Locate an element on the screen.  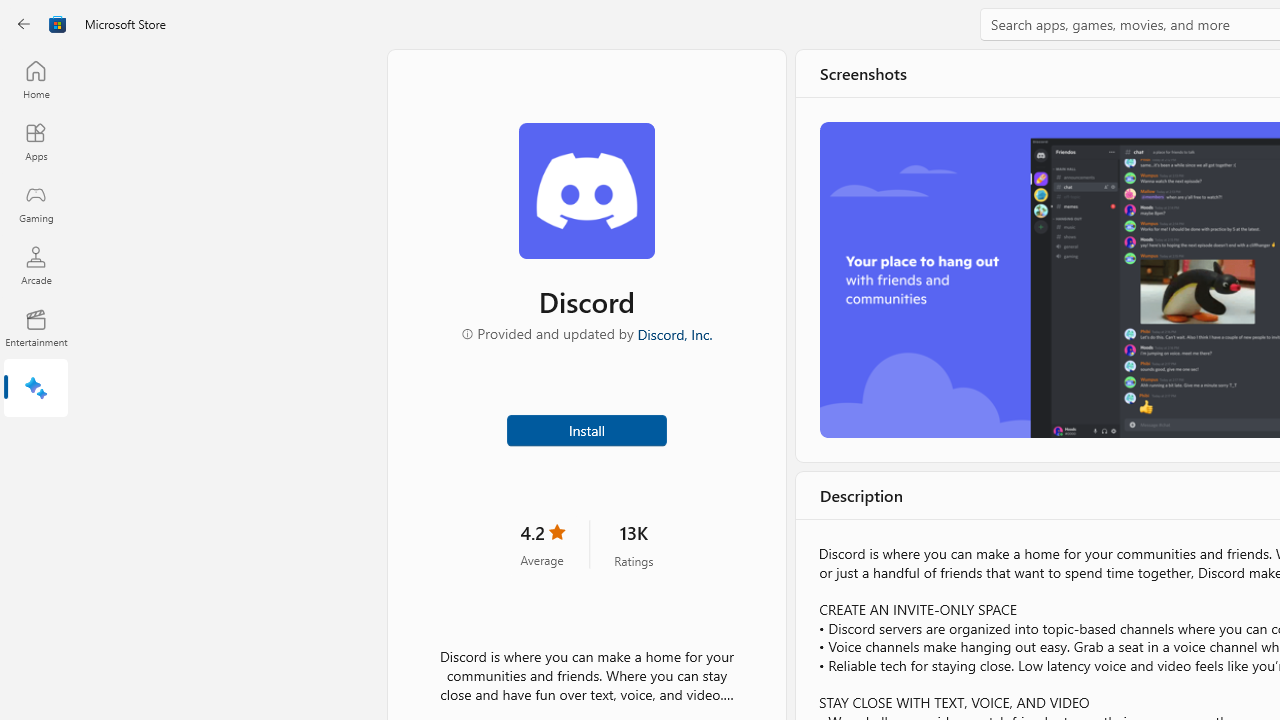
'Gaming' is located at coordinates (35, 203).